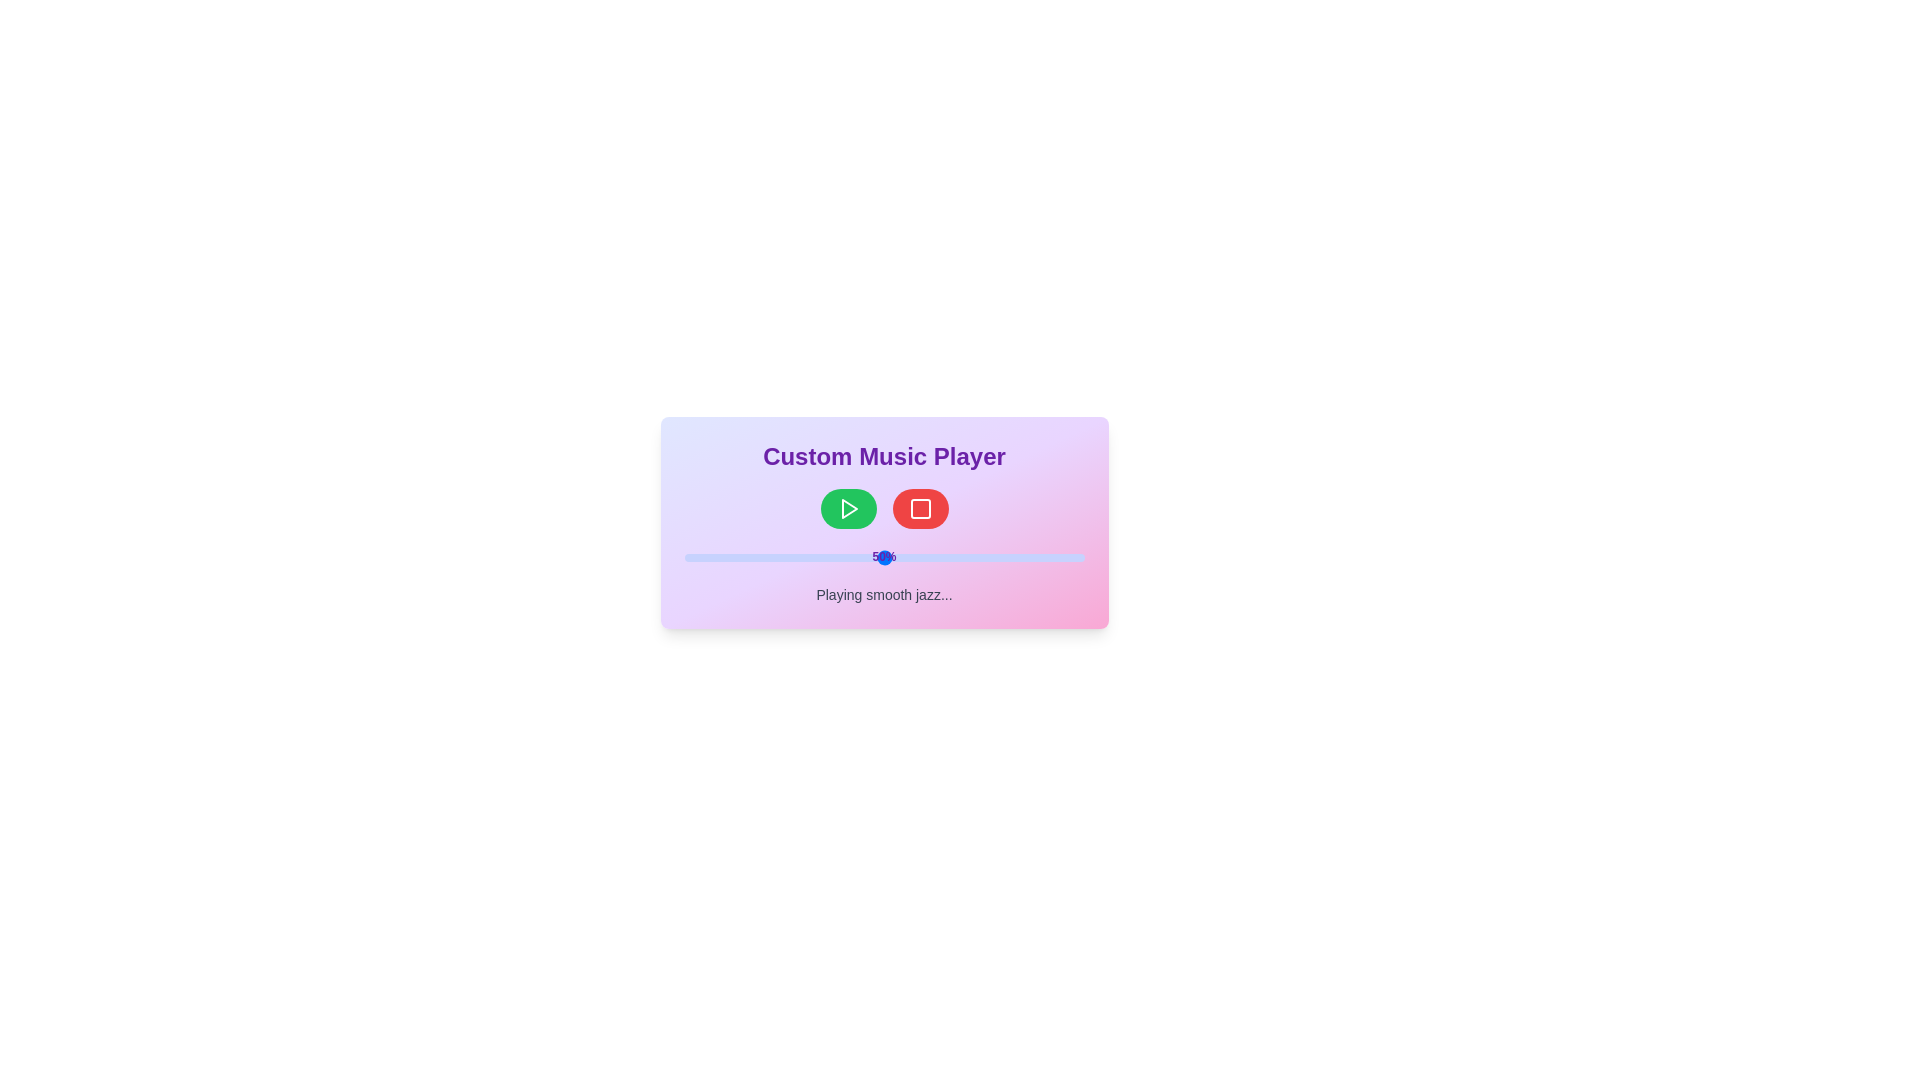 This screenshot has height=1080, width=1920. Describe the element at coordinates (919, 508) in the screenshot. I see `the small, square-shaped icon with rounded corners located slightly to the right of the center of the music player interface` at that location.